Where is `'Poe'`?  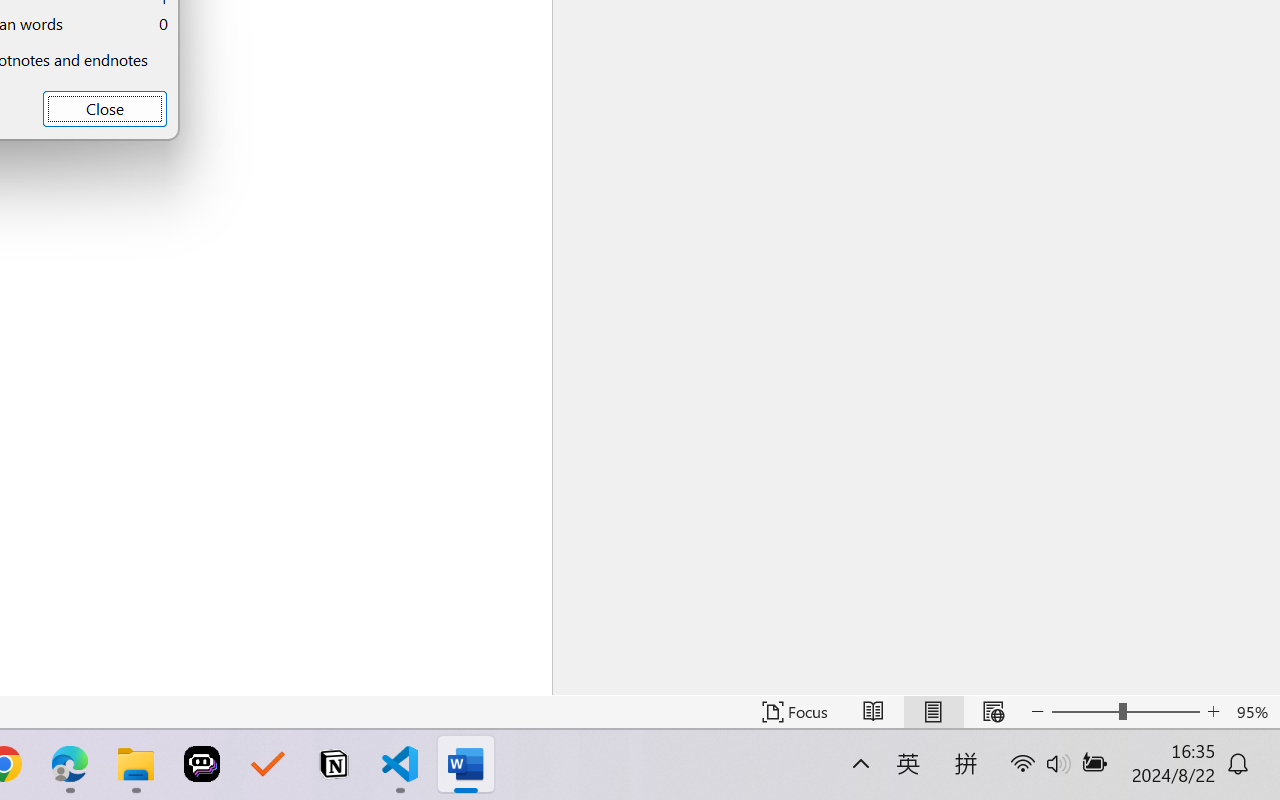 'Poe' is located at coordinates (202, 764).